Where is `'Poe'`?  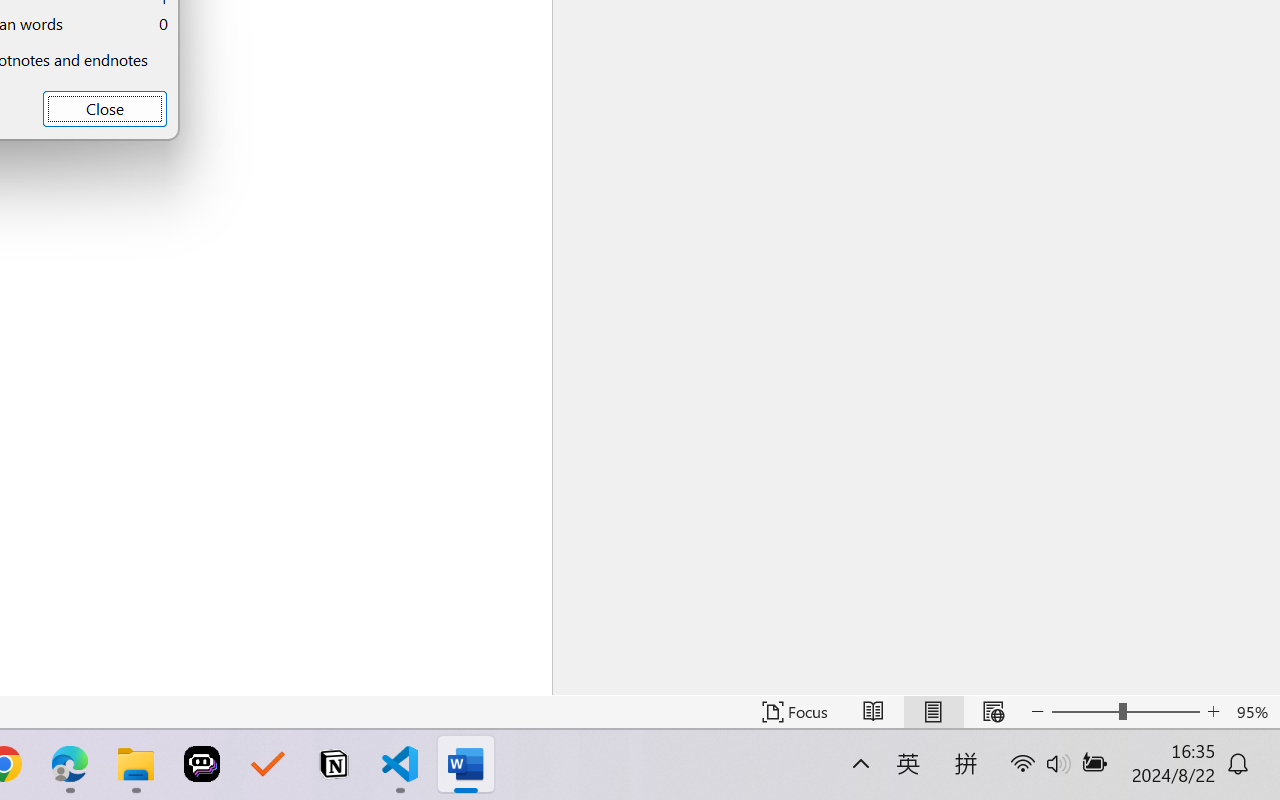 'Poe' is located at coordinates (202, 764).